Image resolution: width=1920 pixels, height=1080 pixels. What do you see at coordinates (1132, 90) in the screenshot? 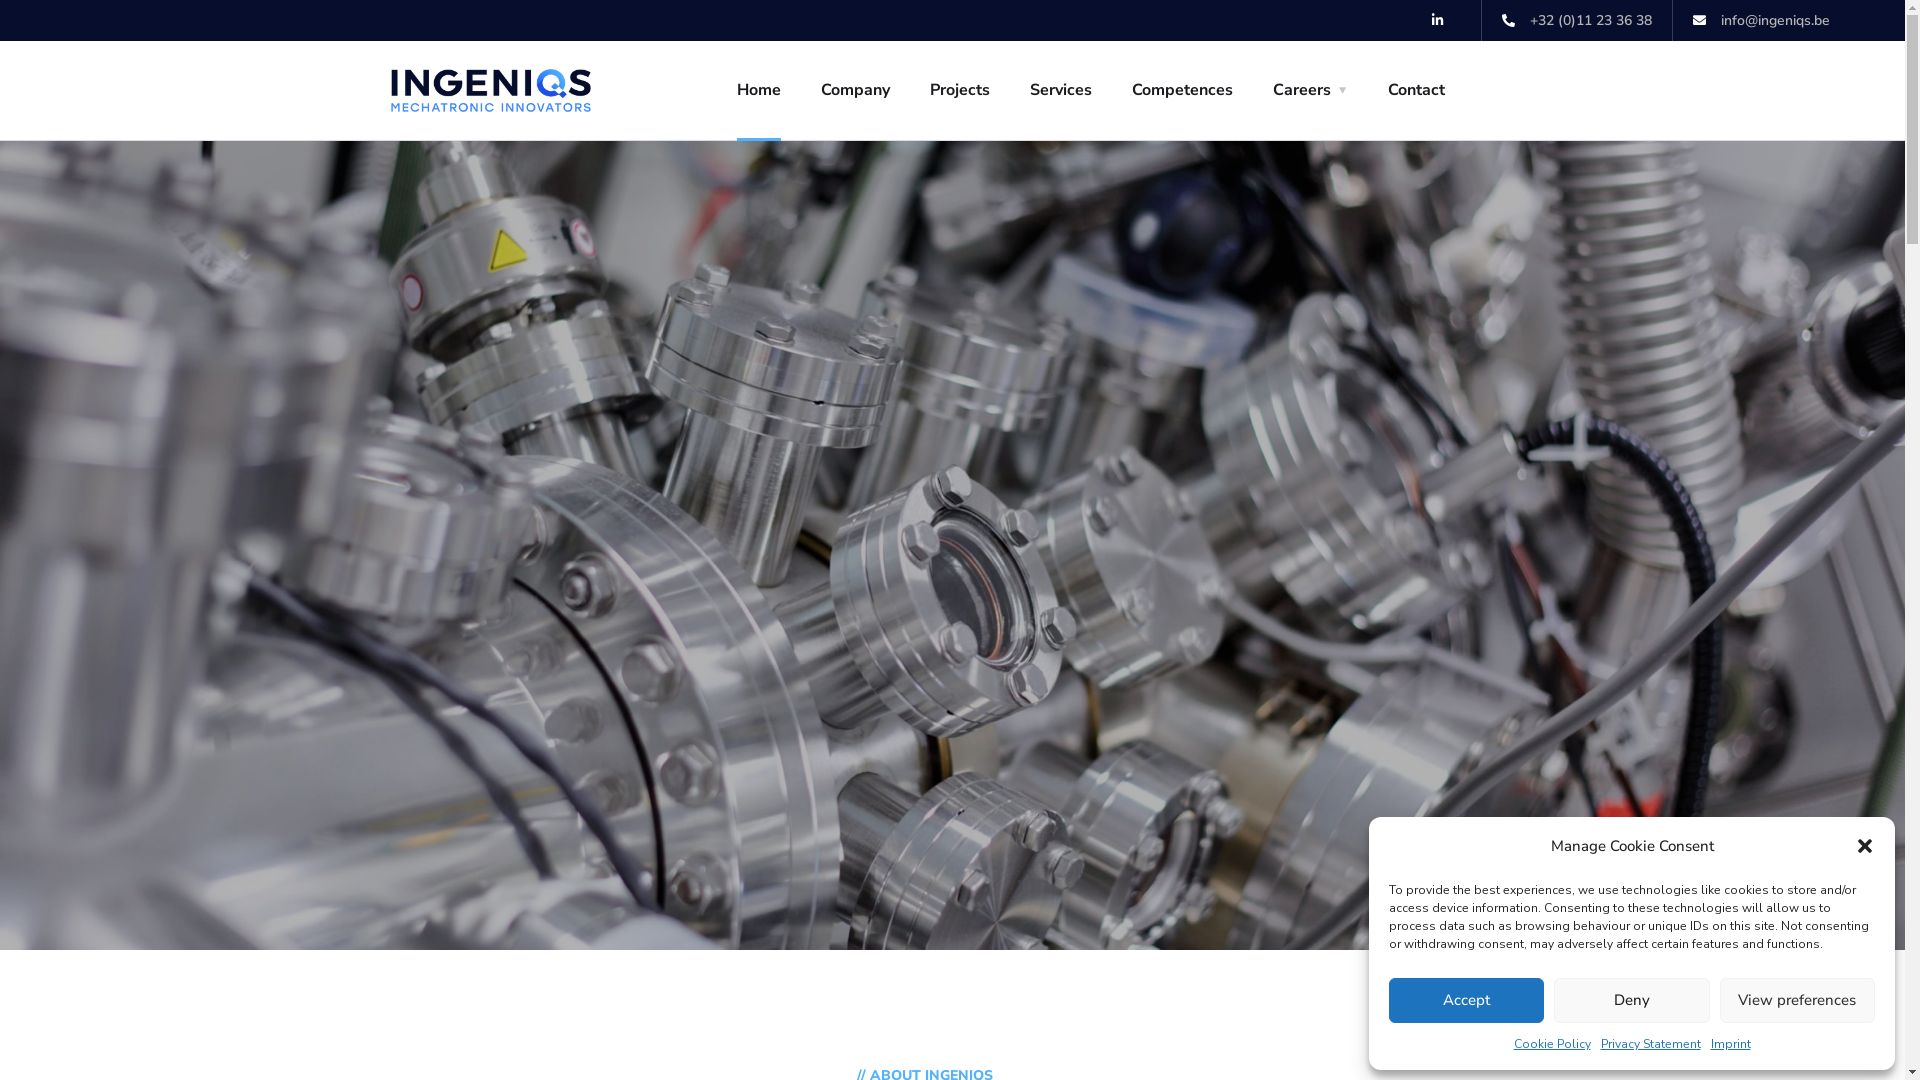
I see `'Competences'` at bounding box center [1132, 90].